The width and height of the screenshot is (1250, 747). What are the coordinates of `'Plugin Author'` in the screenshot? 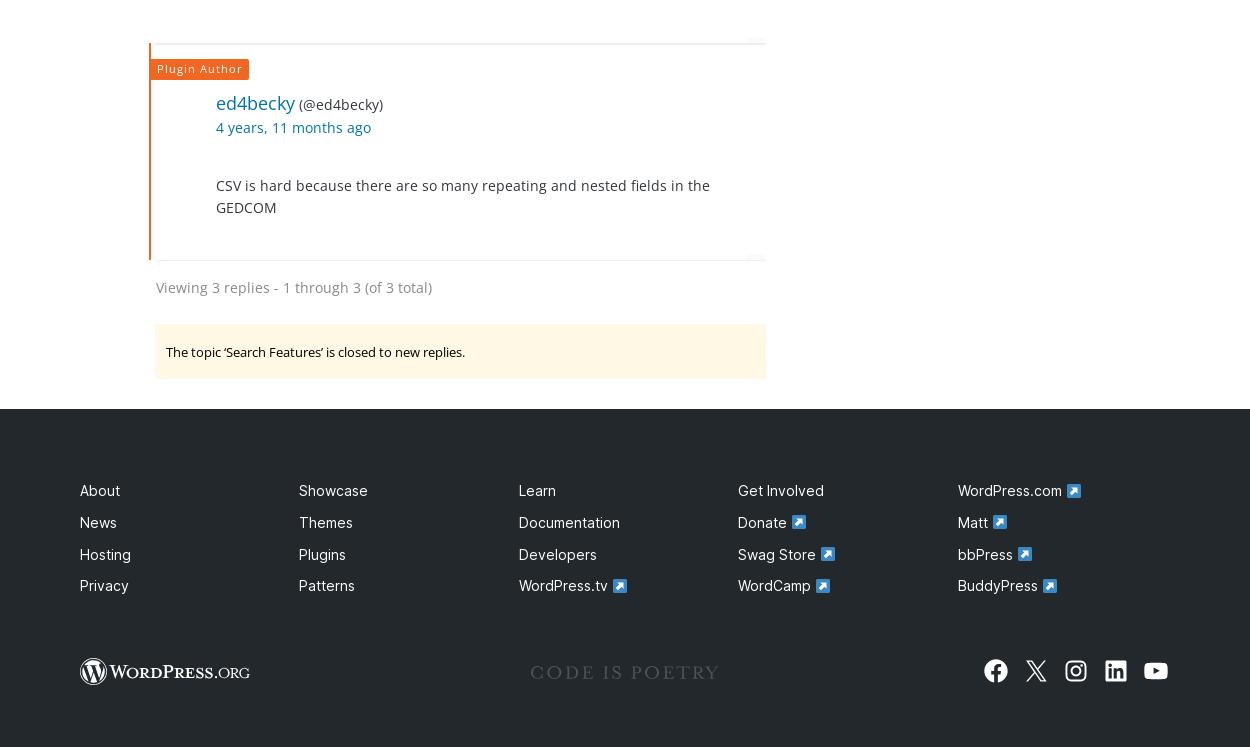 It's located at (157, 67).